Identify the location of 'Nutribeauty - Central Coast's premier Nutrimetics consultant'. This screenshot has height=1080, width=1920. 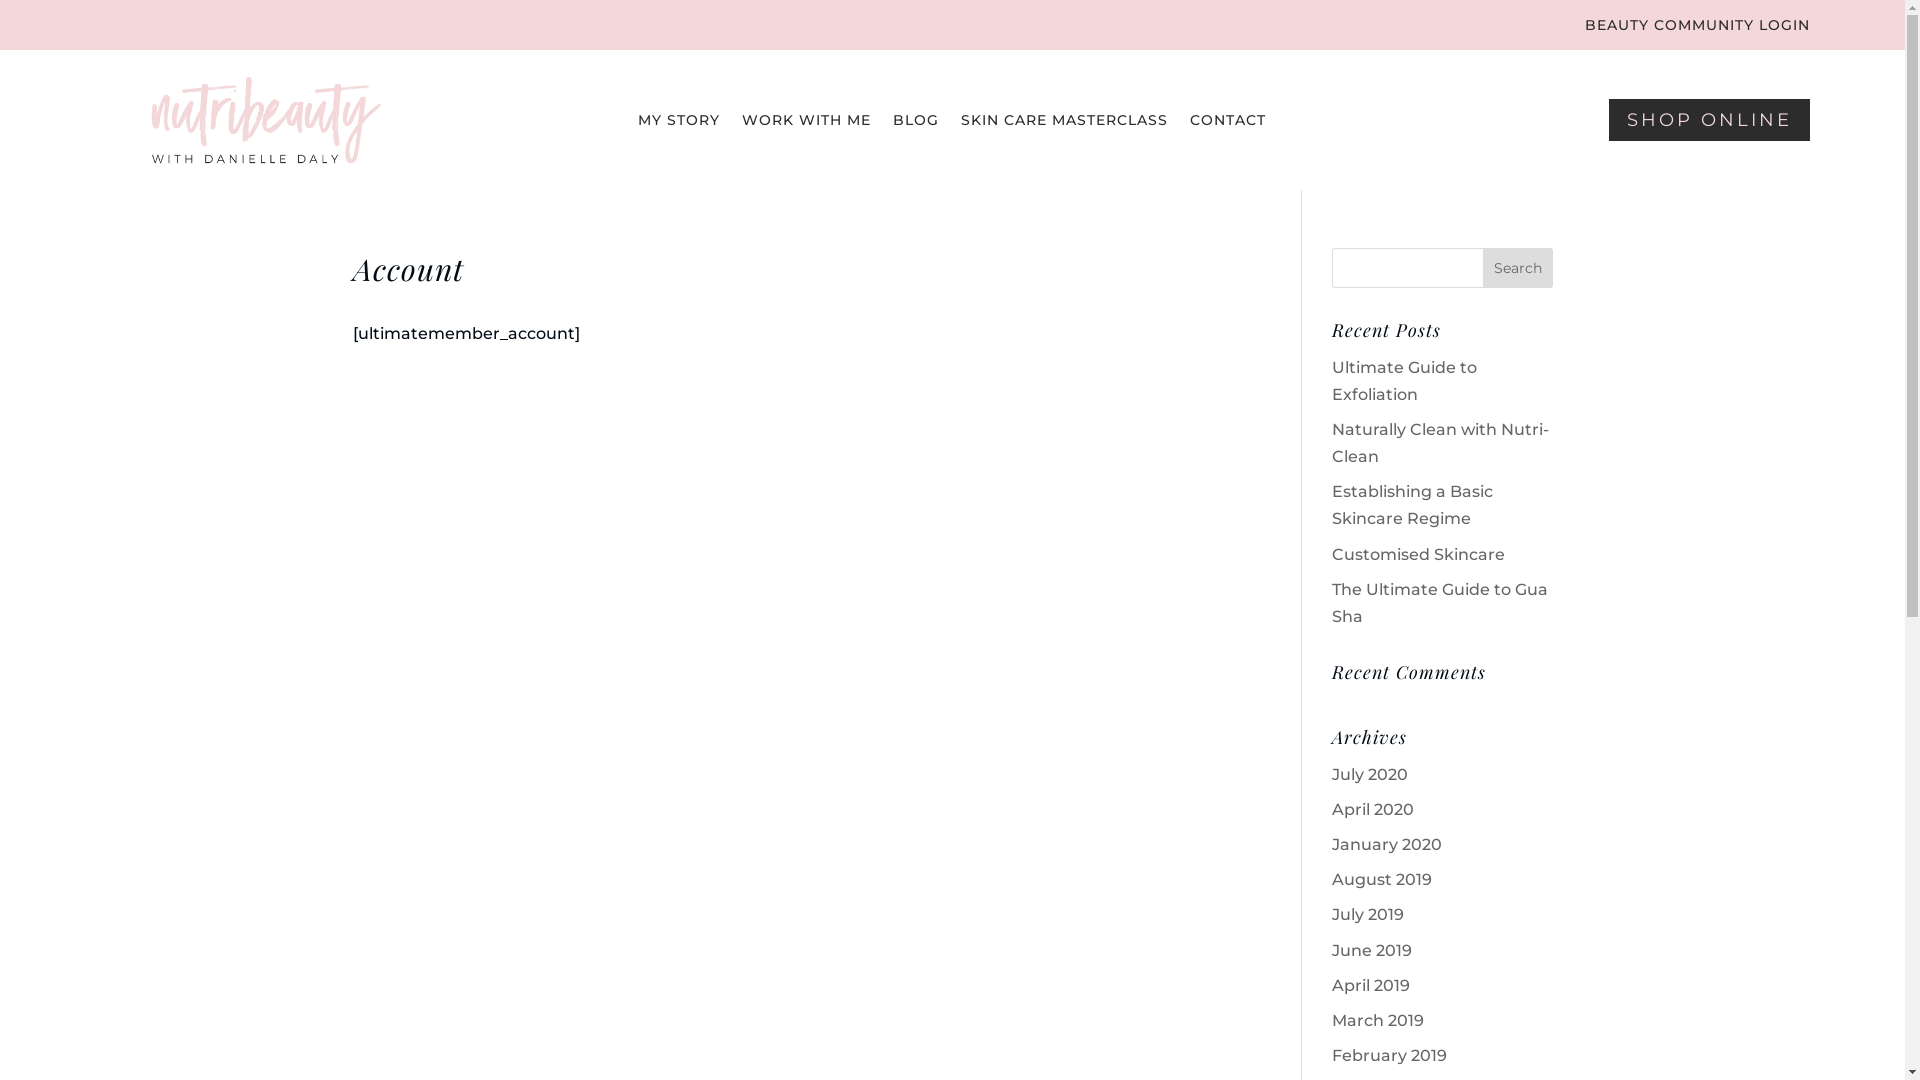
(265, 119).